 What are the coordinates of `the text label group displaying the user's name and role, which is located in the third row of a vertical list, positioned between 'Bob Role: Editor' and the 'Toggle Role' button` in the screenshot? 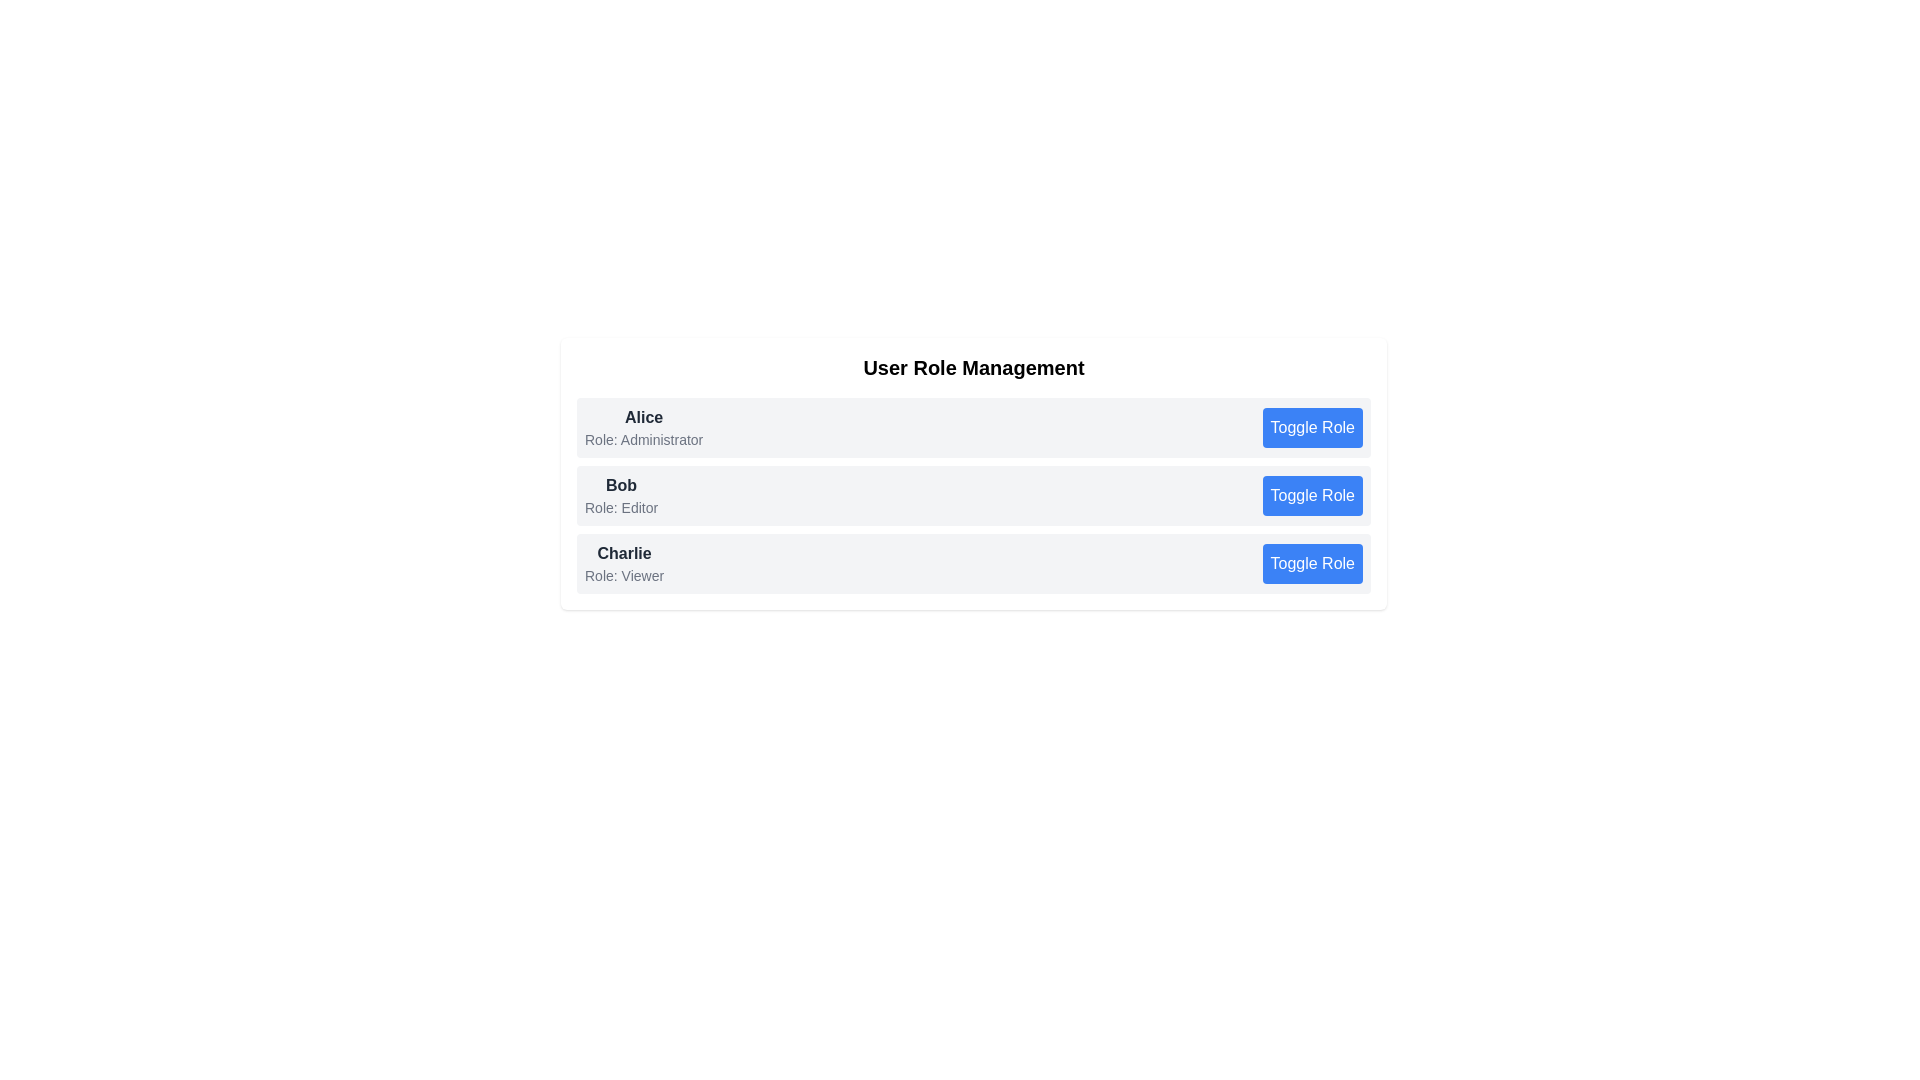 It's located at (623, 563).